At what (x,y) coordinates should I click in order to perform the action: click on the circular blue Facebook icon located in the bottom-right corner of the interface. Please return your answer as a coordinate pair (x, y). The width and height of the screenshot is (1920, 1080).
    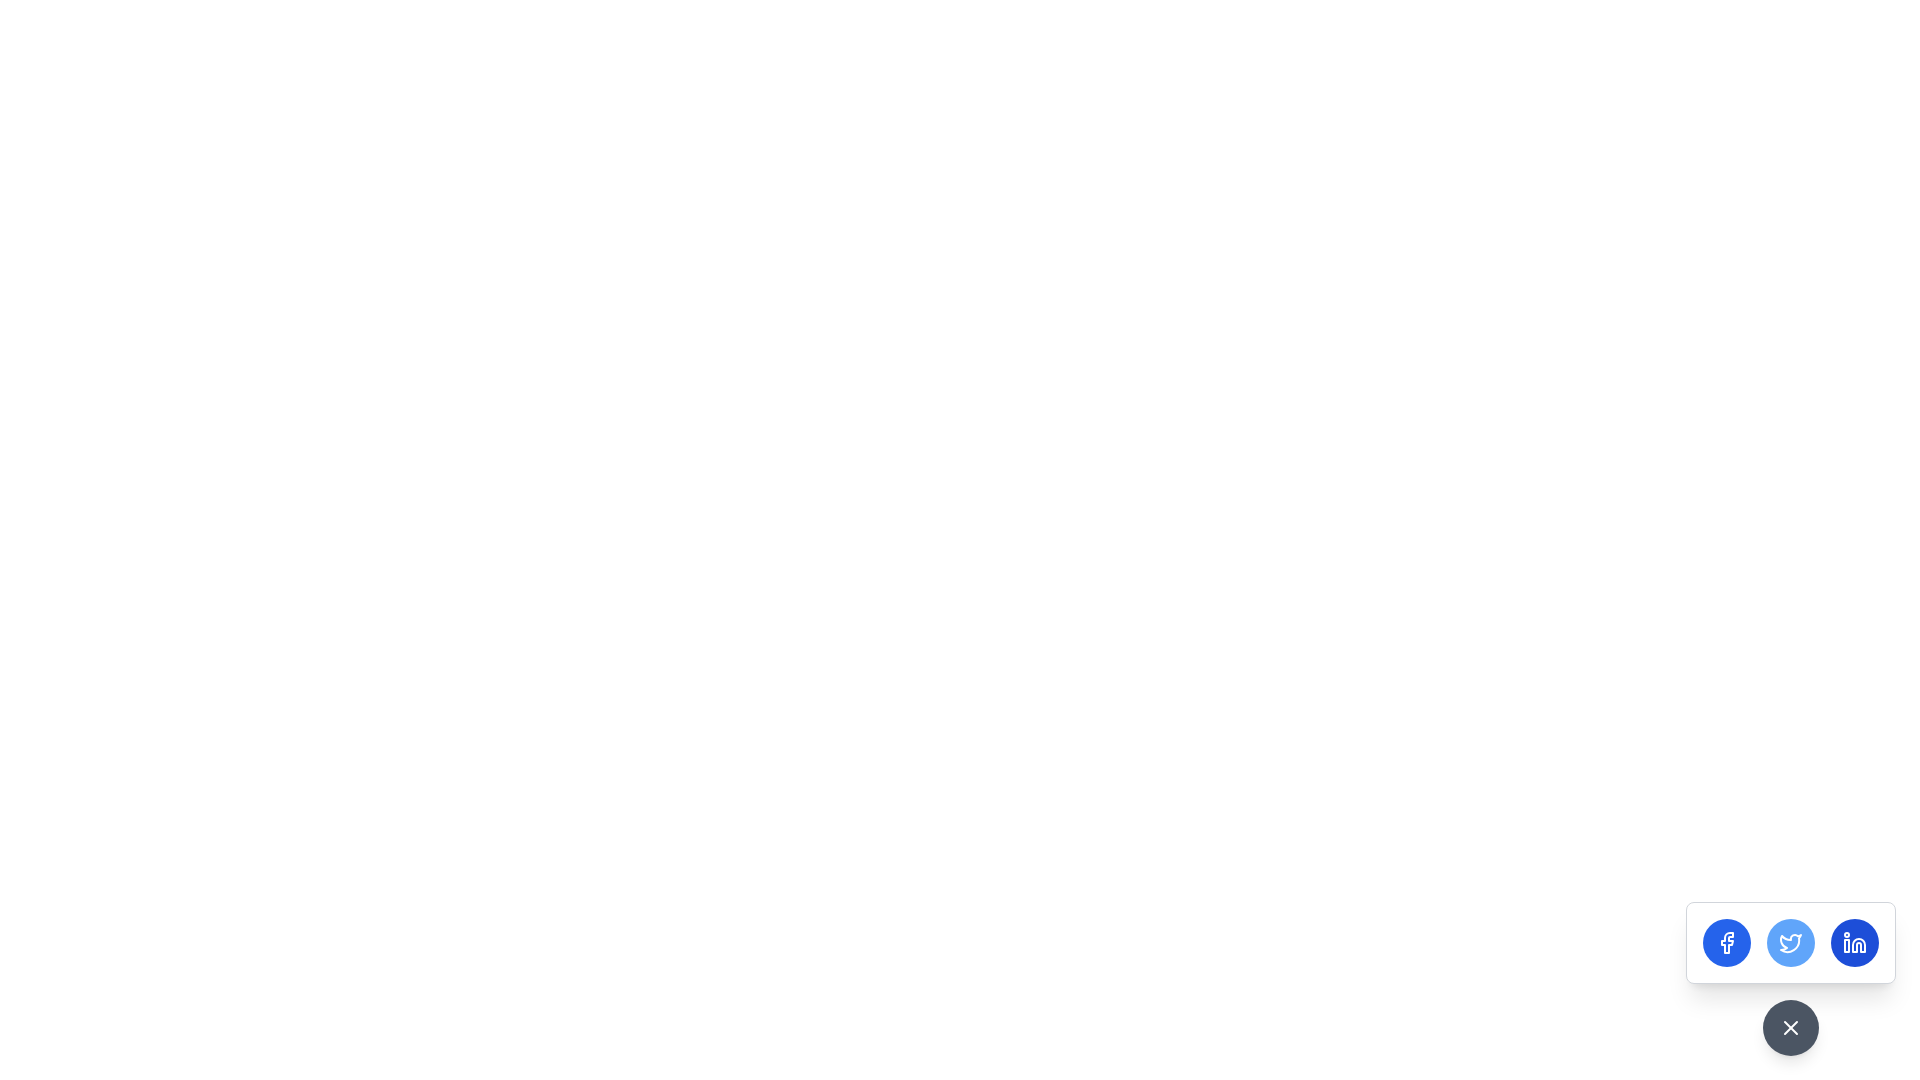
    Looking at the image, I should click on (1726, 942).